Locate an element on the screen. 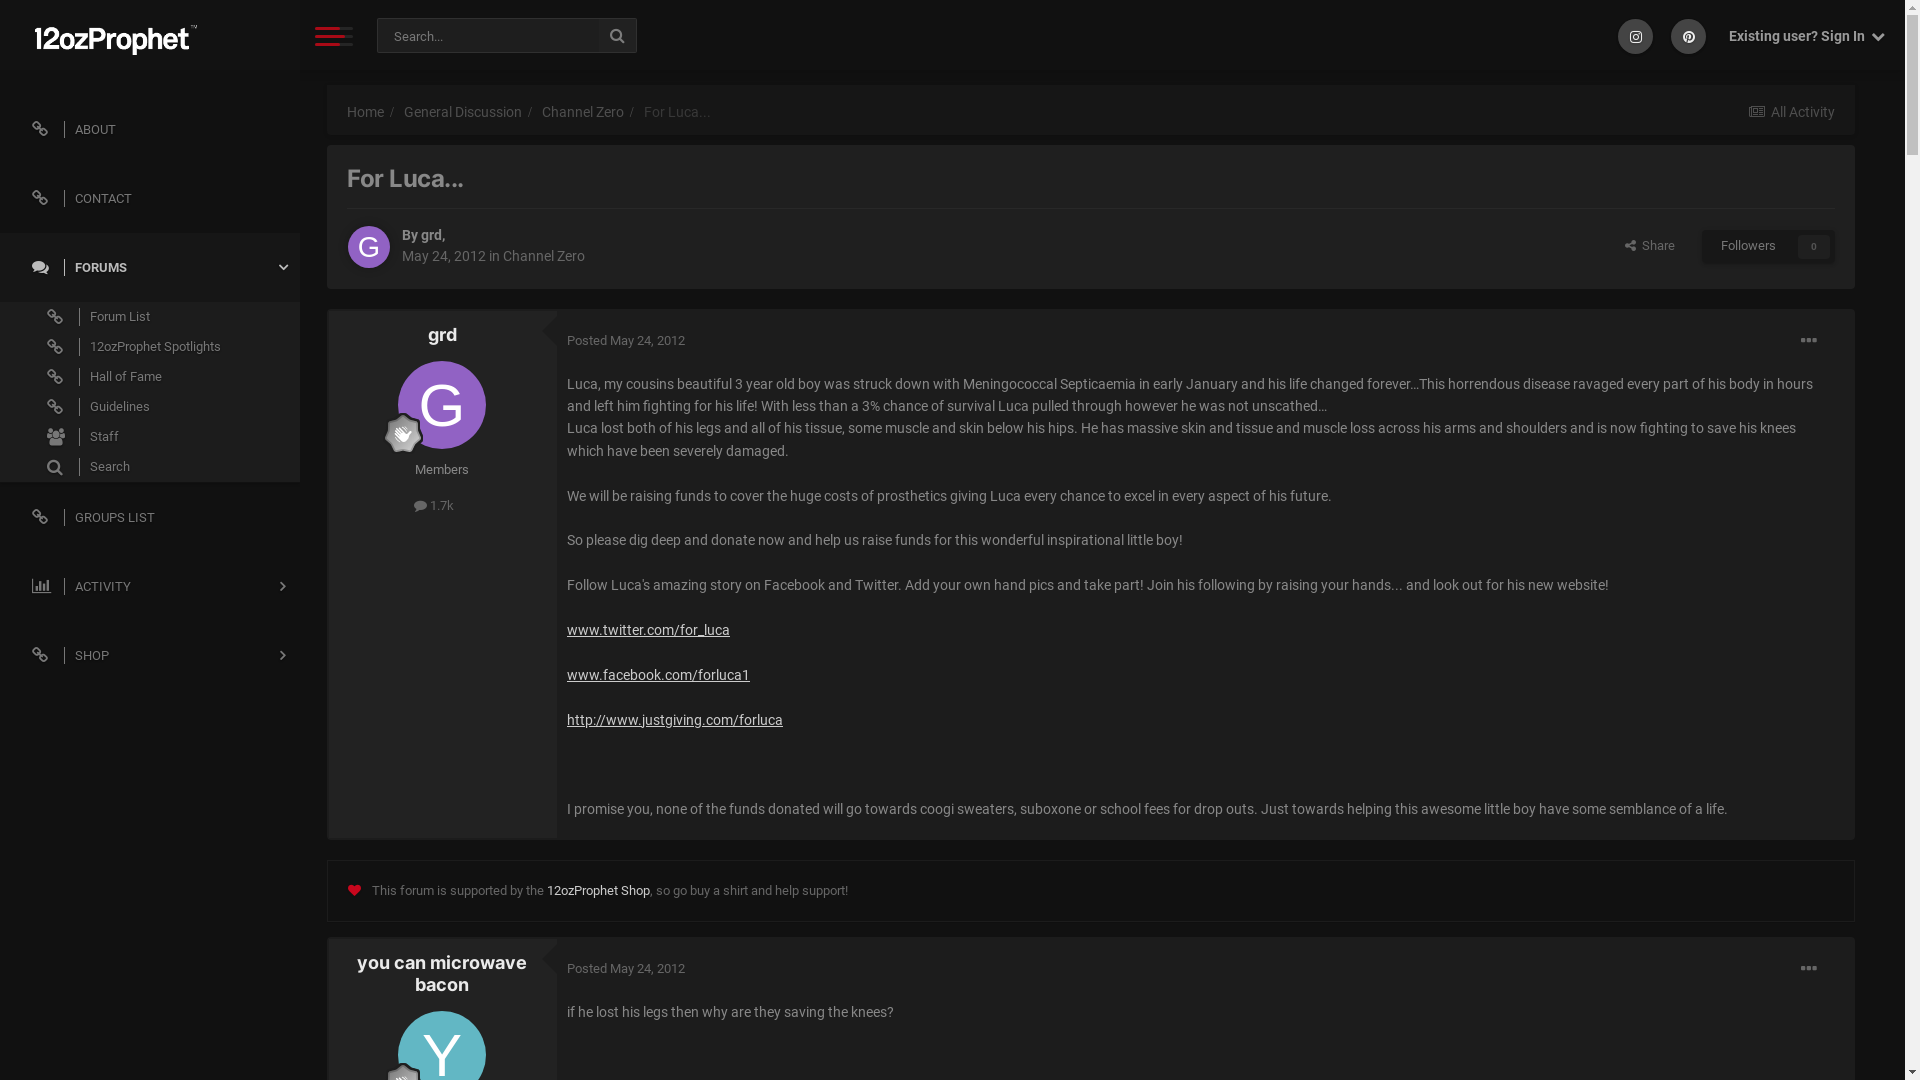  'CONTACT' is located at coordinates (148, 198).